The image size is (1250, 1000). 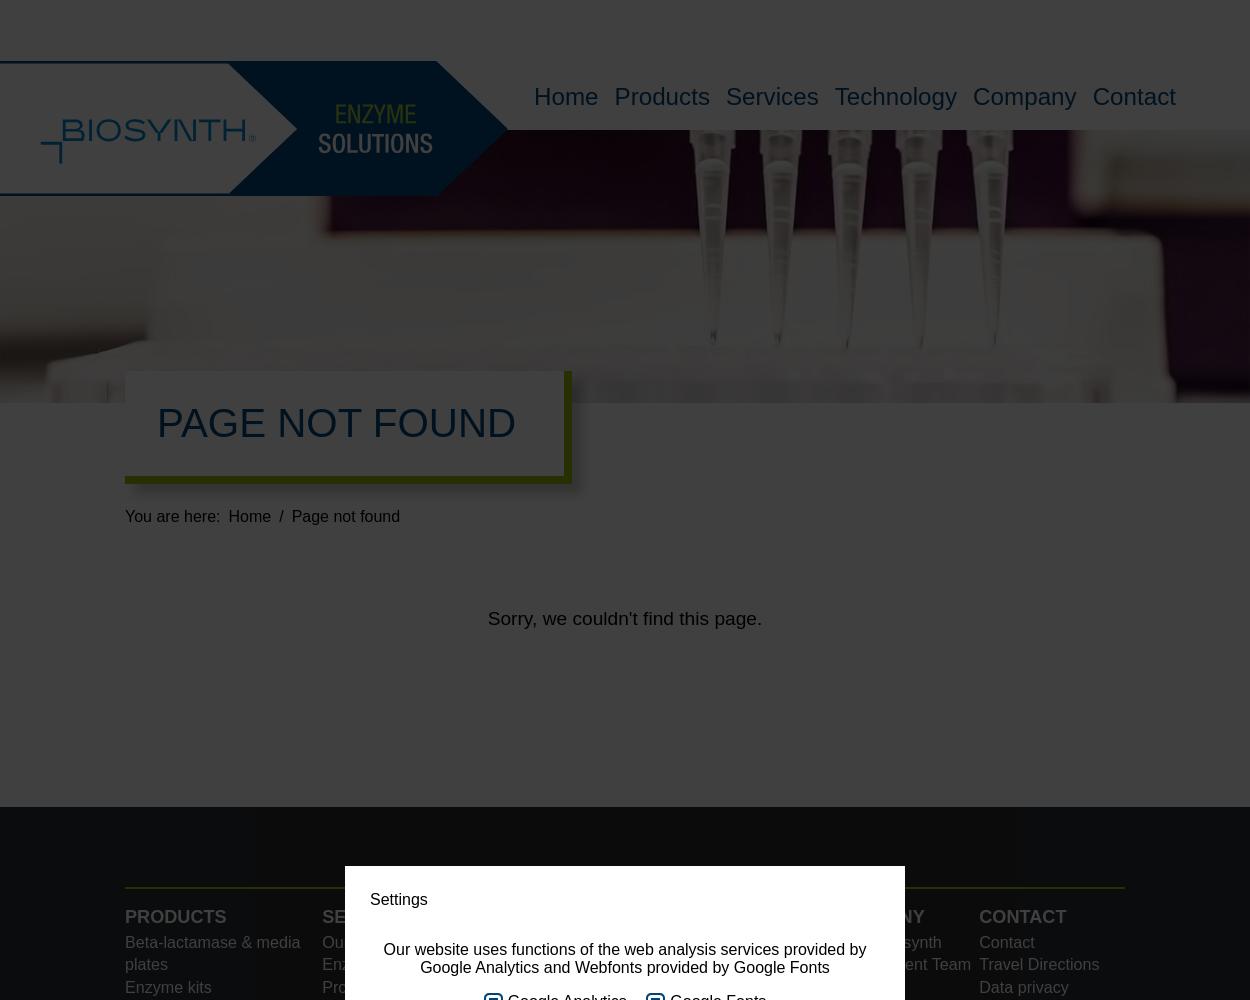 I want to click on 'Travel Directions', so click(x=978, y=963).